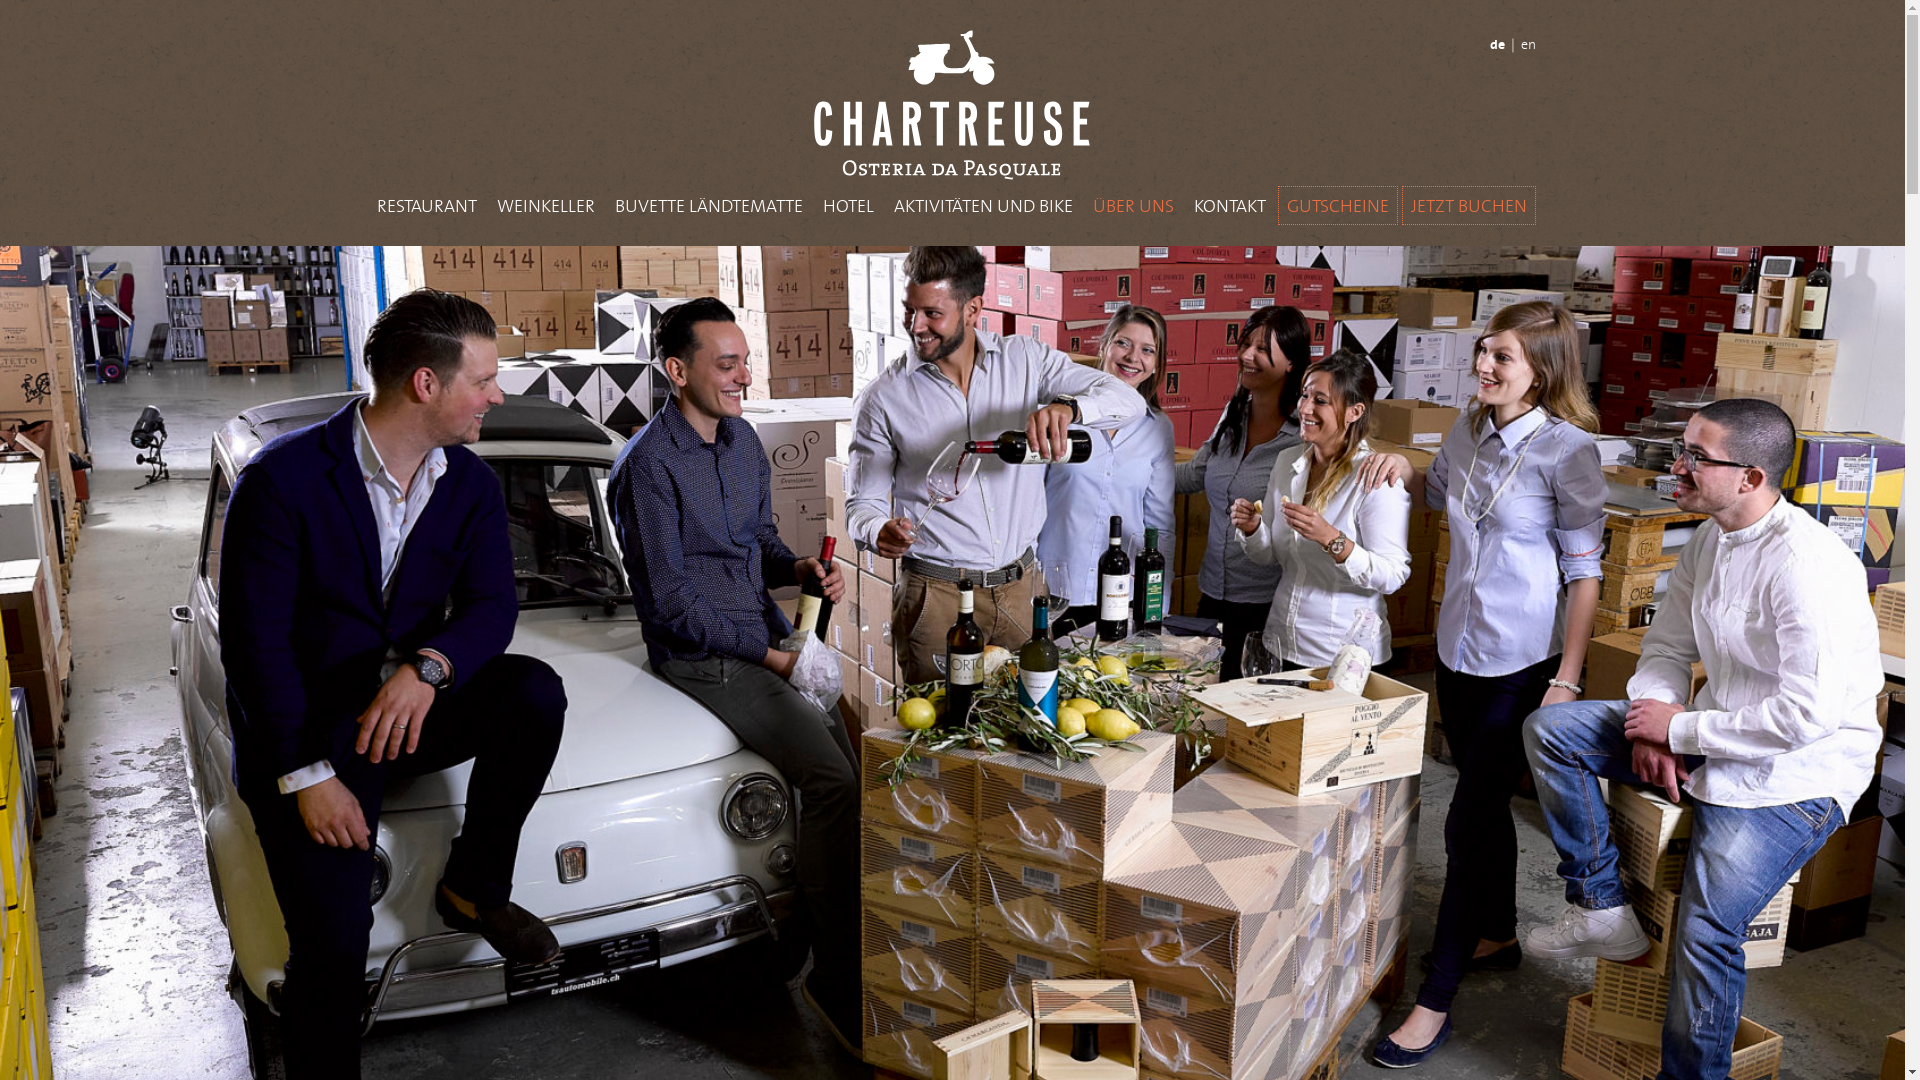  What do you see at coordinates (1228, 205) in the screenshot?
I see `'KONTAKT'` at bounding box center [1228, 205].